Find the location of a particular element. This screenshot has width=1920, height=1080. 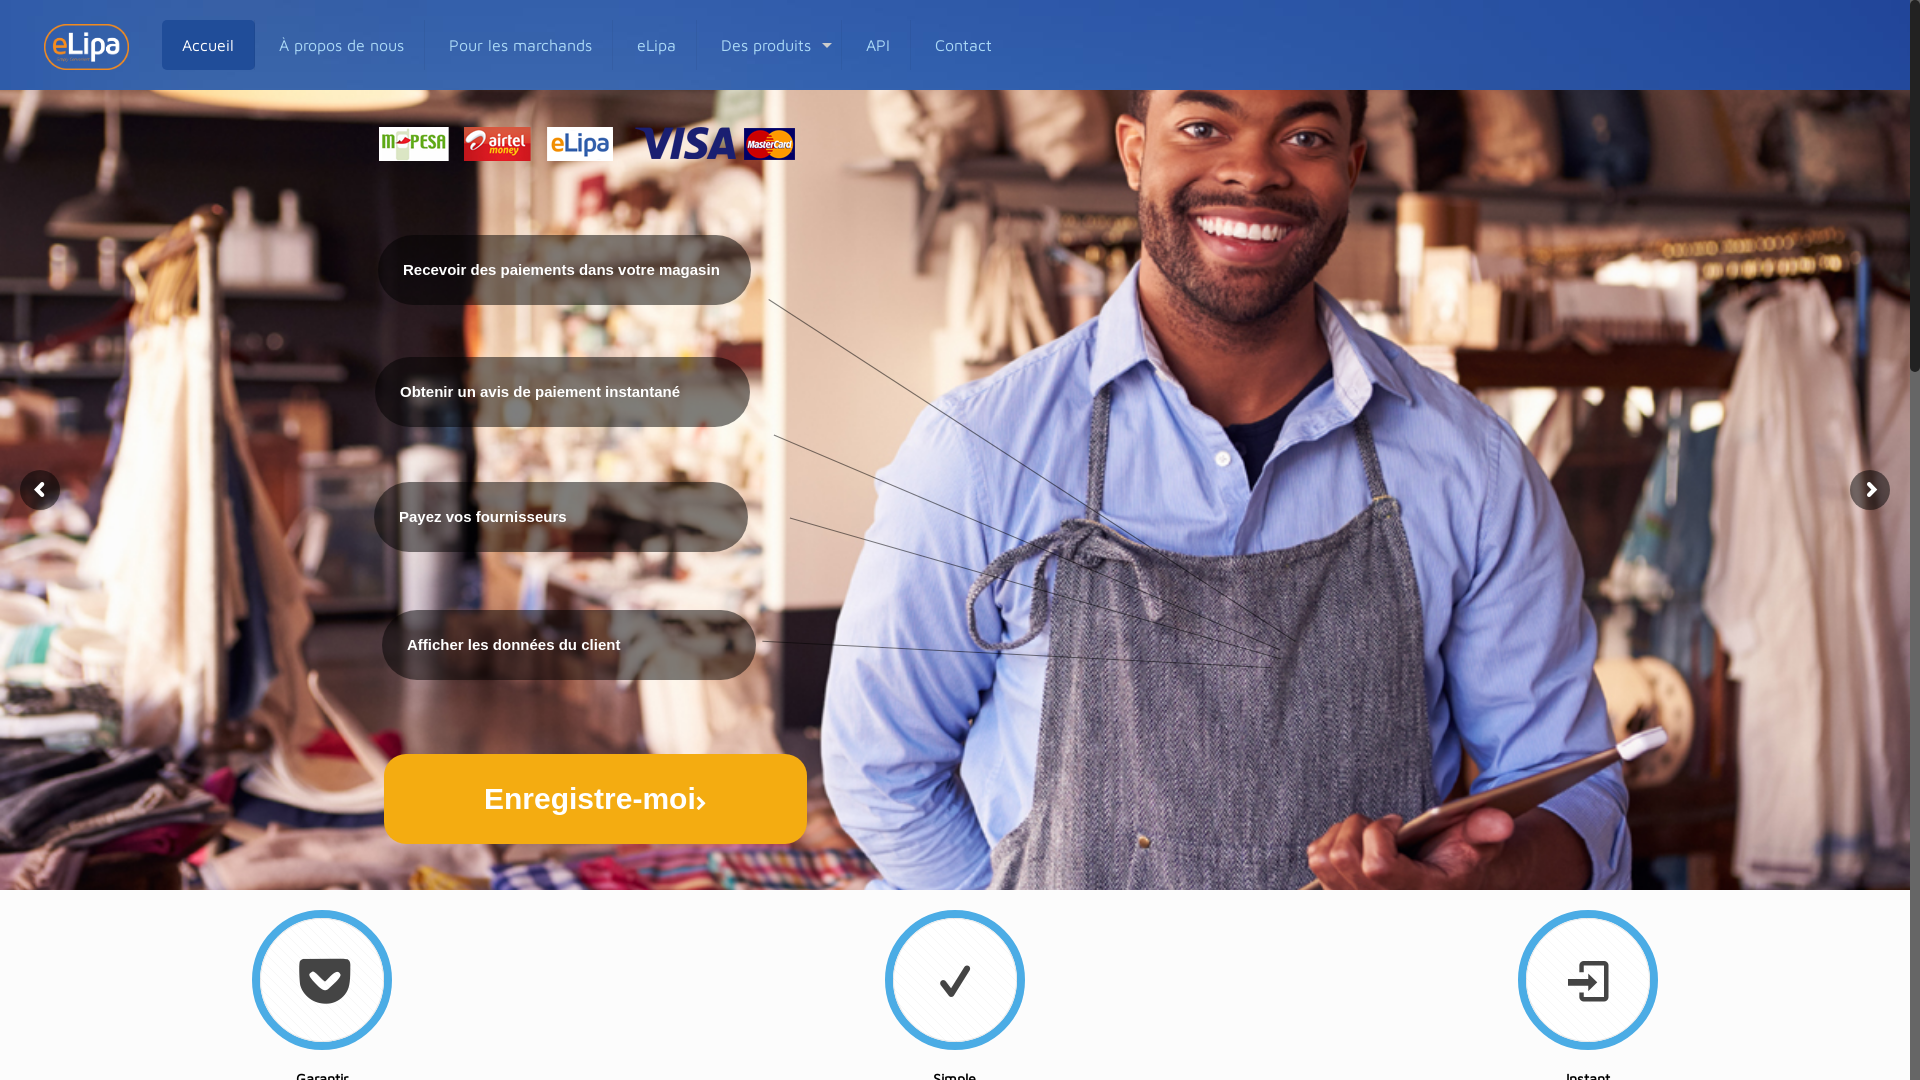

'eLipa' is located at coordinates (657, 45).